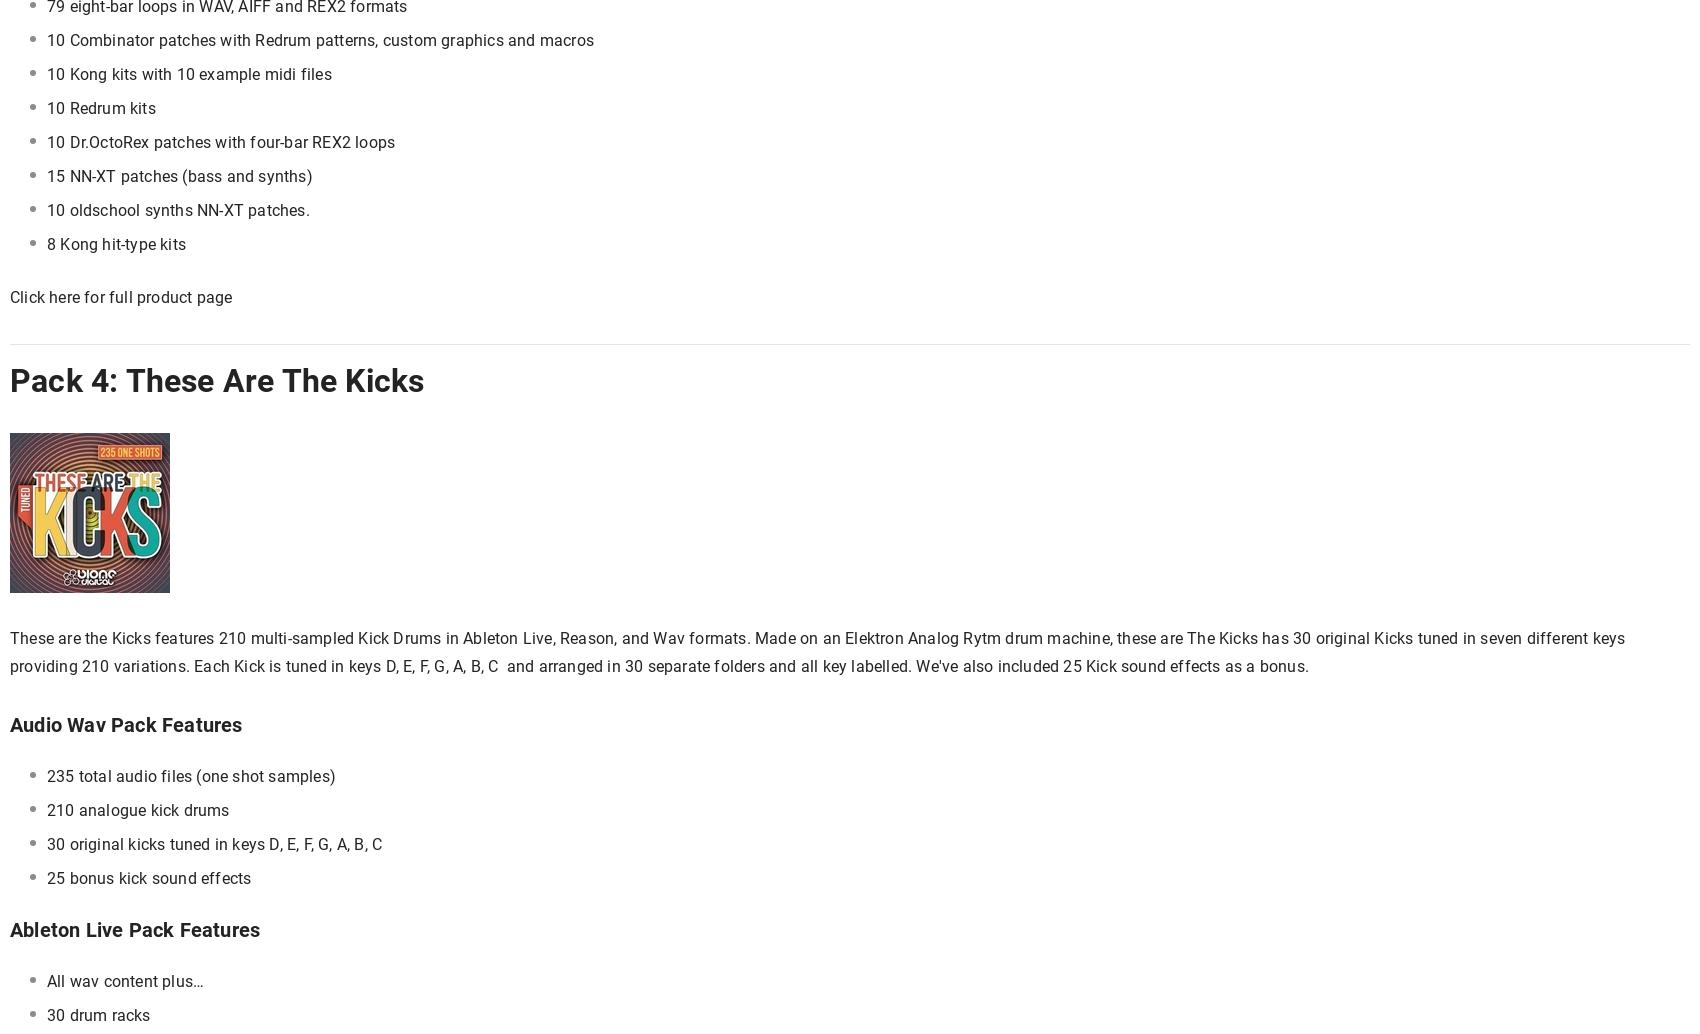 The width and height of the screenshot is (1700, 1034). Describe the element at coordinates (124, 725) in the screenshot. I see `'Audio Wav Pack Features'` at that location.